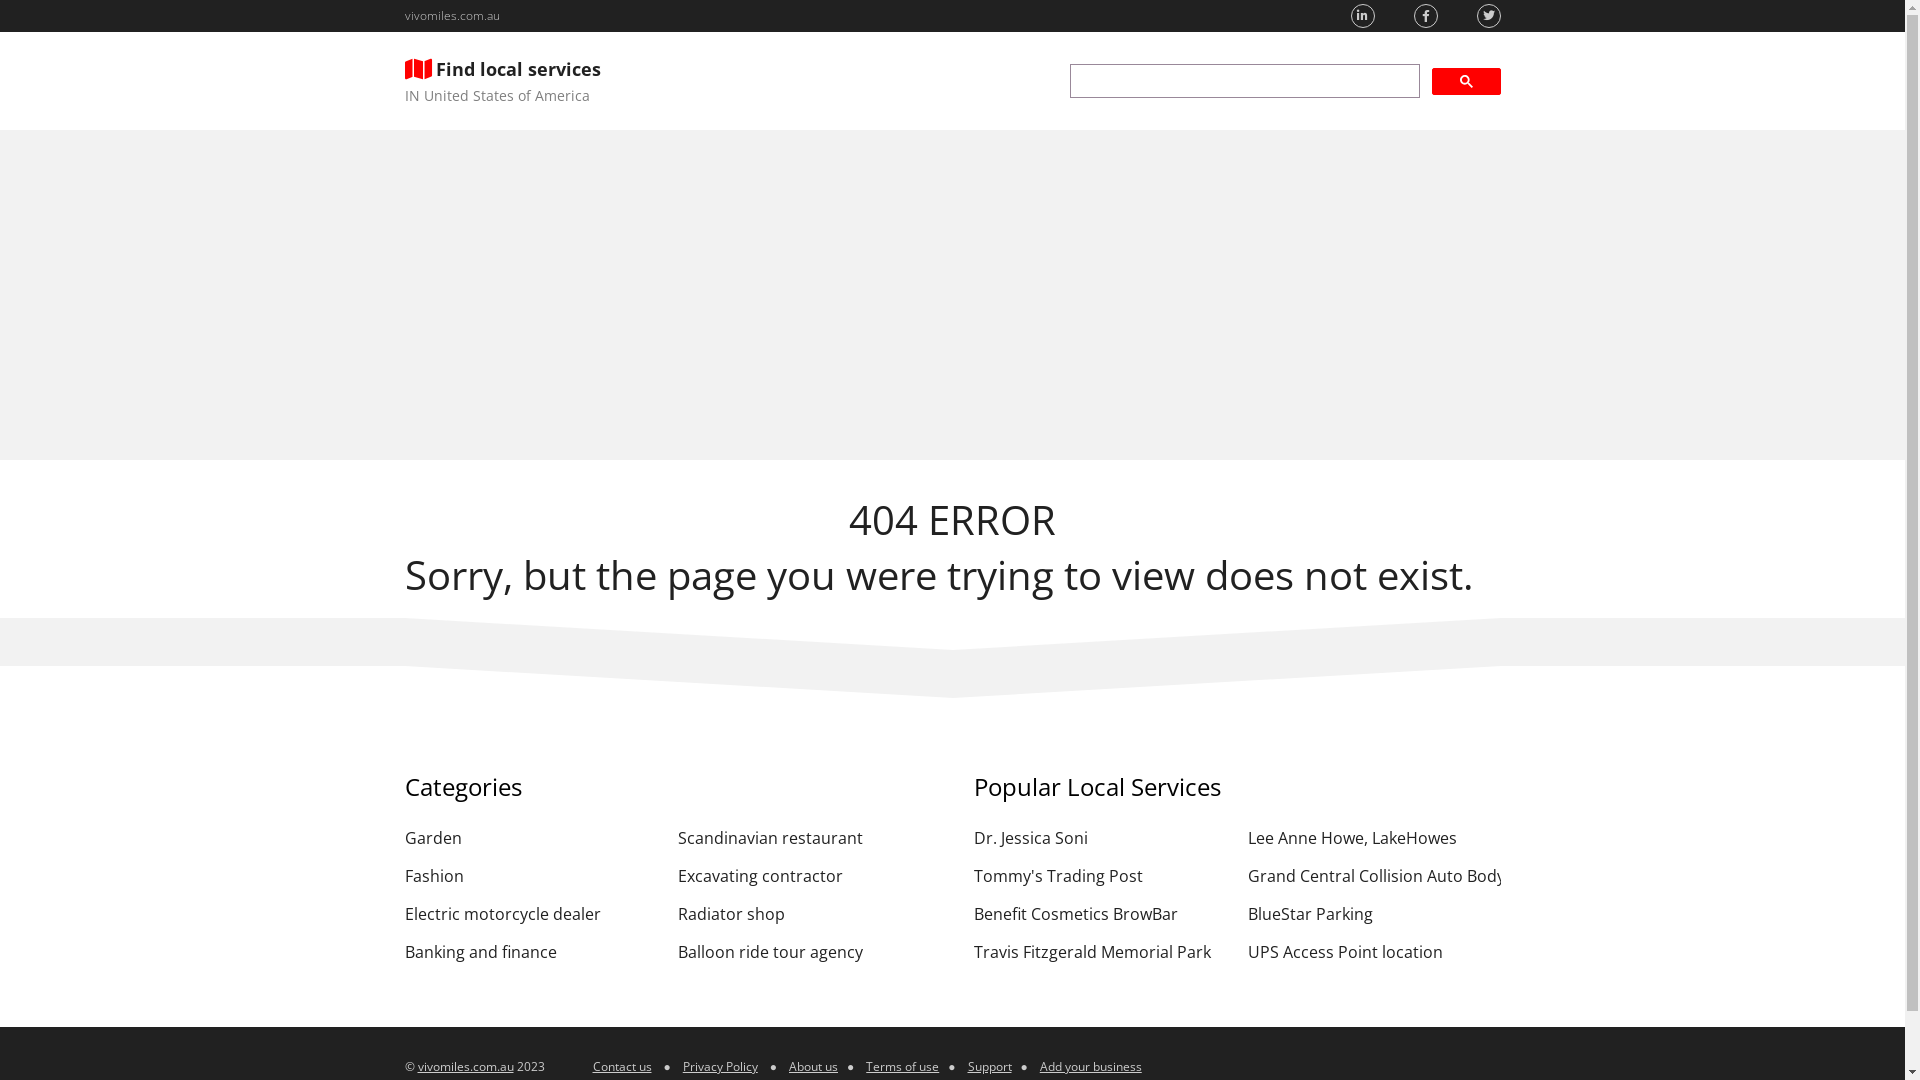 Image resolution: width=1920 pixels, height=1080 pixels. What do you see at coordinates (1099, 874) in the screenshot?
I see `'Tommy's Trading Post'` at bounding box center [1099, 874].